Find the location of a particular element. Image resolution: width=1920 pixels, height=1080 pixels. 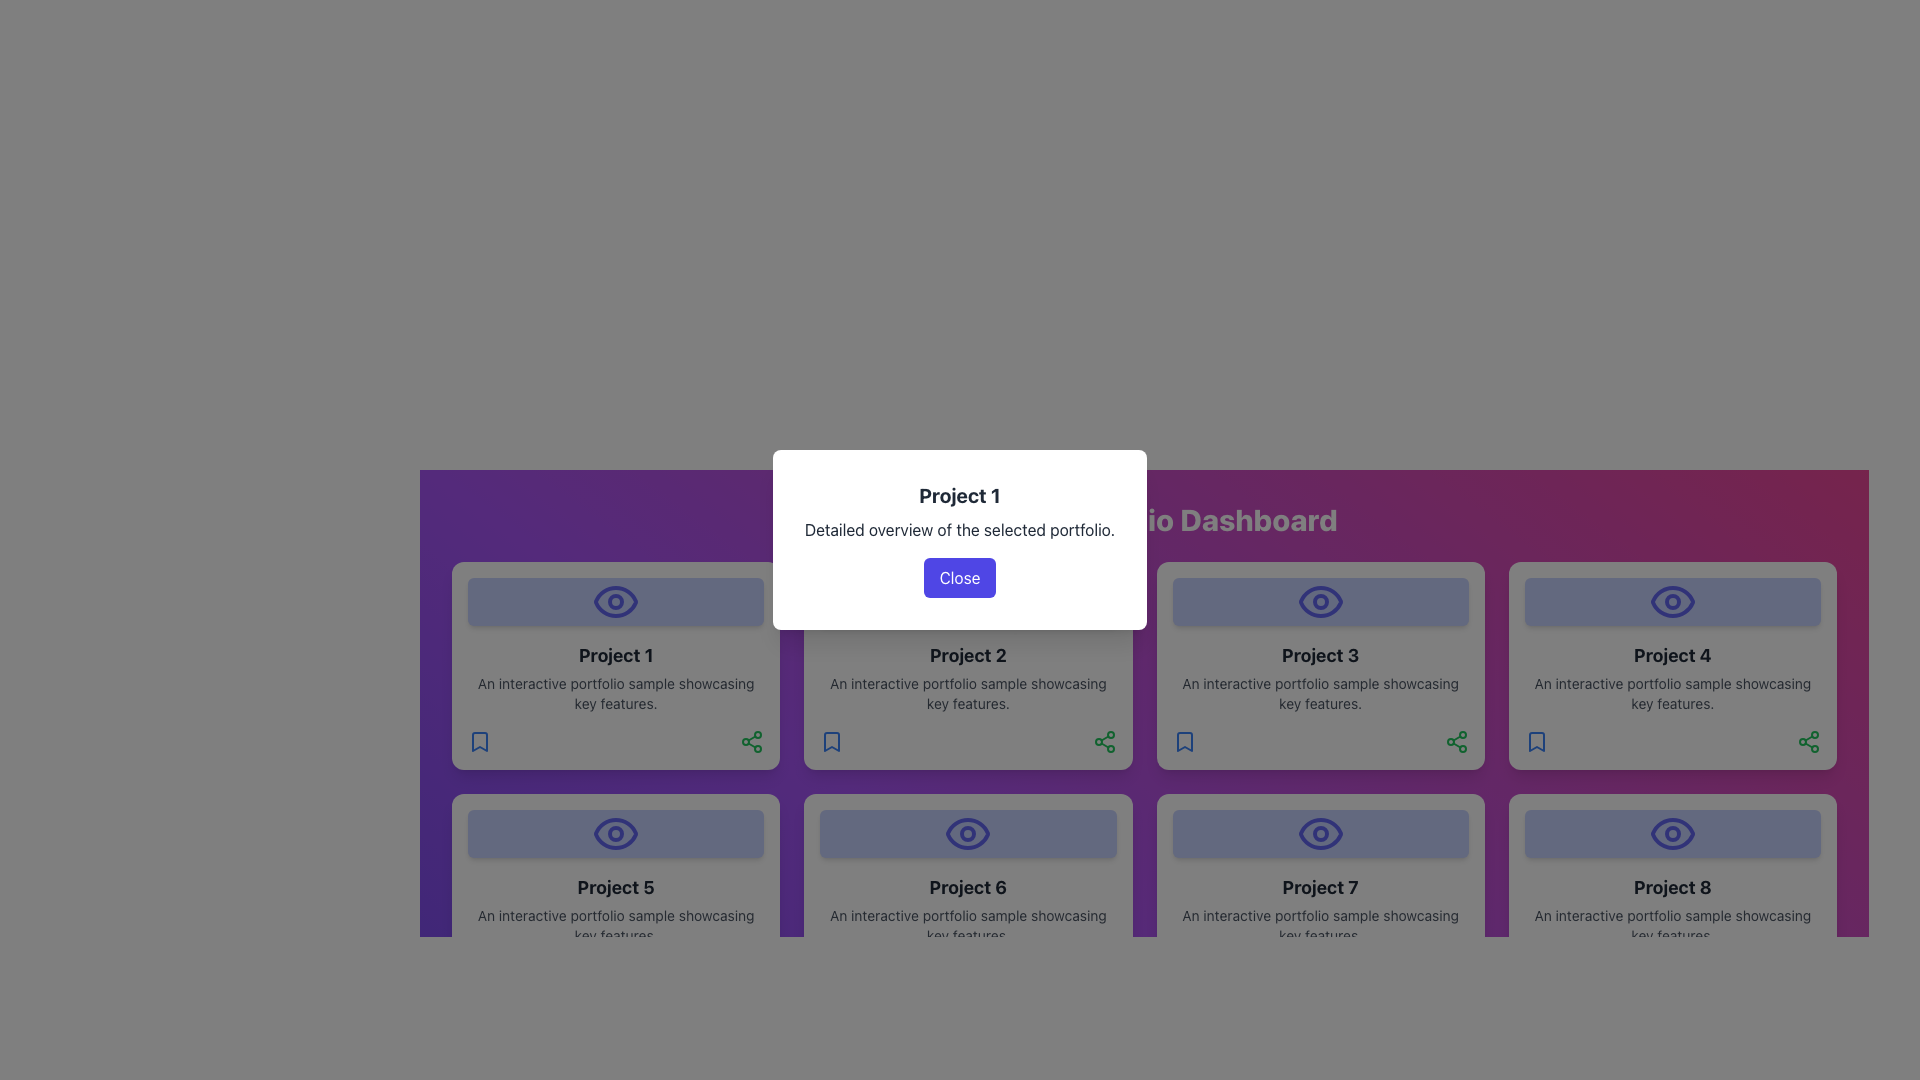

the icon representing the view functionality for 'Project 4', located at the center above the title text of the project tile is located at coordinates (1672, 600).